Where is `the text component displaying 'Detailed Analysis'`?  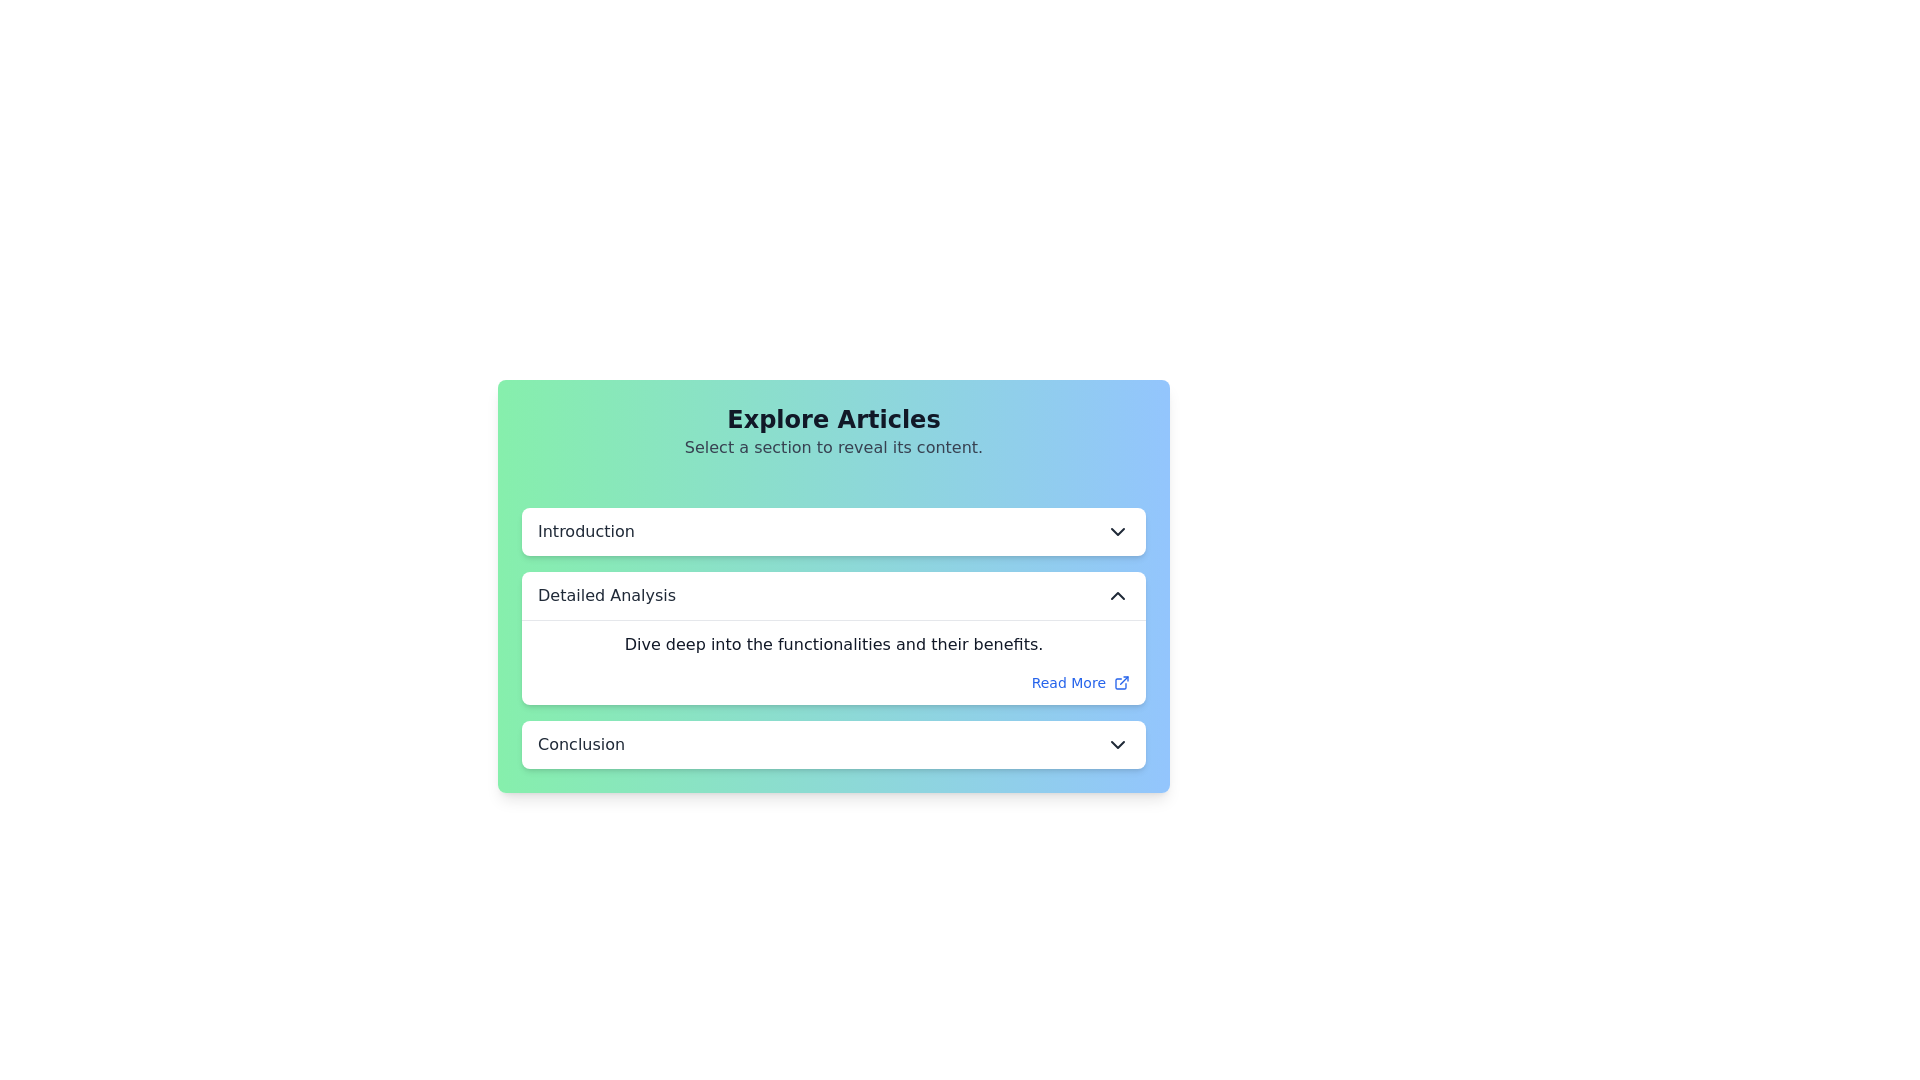
the text component displaying 'Detailed Analysis' is located at coordinates (606, 595).